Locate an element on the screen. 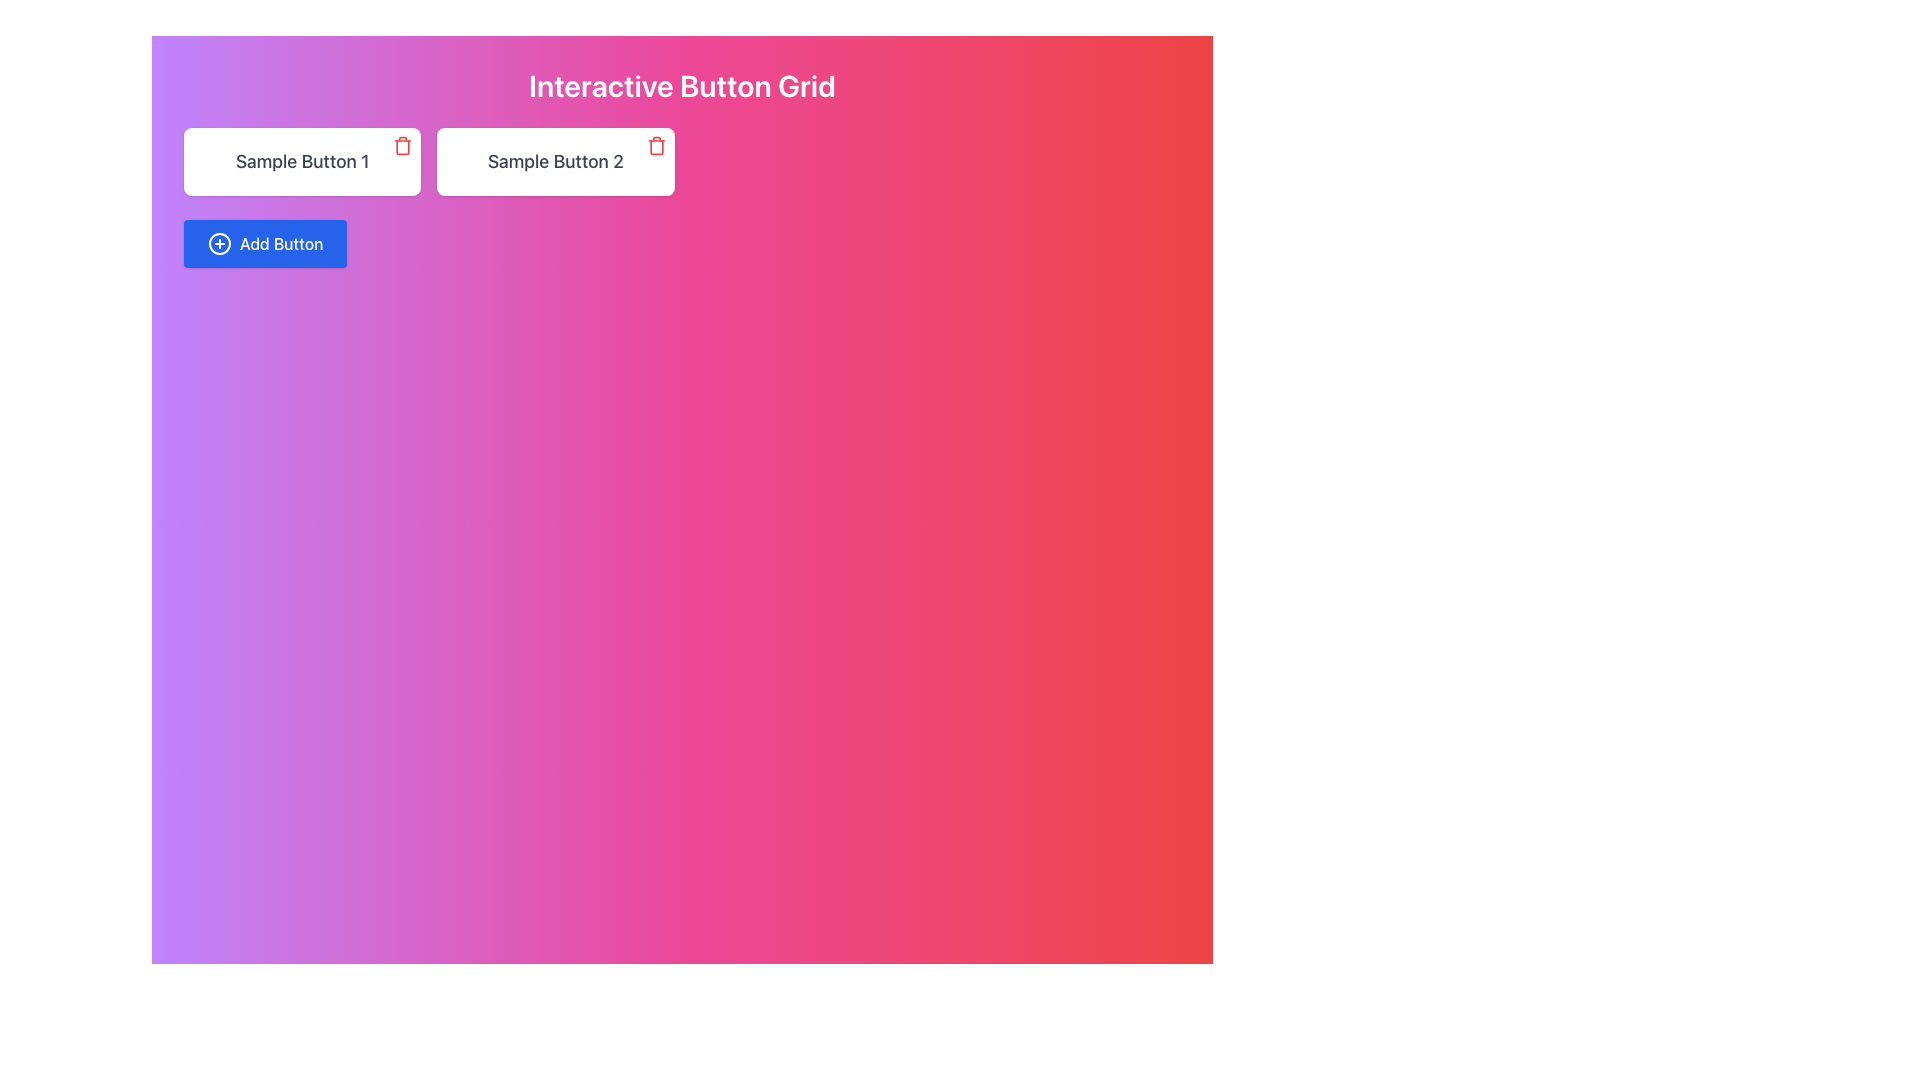 The width and height of the screenshot is (1920, 1080). on the circular SVG icon adjacent is located at coordinates (220, 242).